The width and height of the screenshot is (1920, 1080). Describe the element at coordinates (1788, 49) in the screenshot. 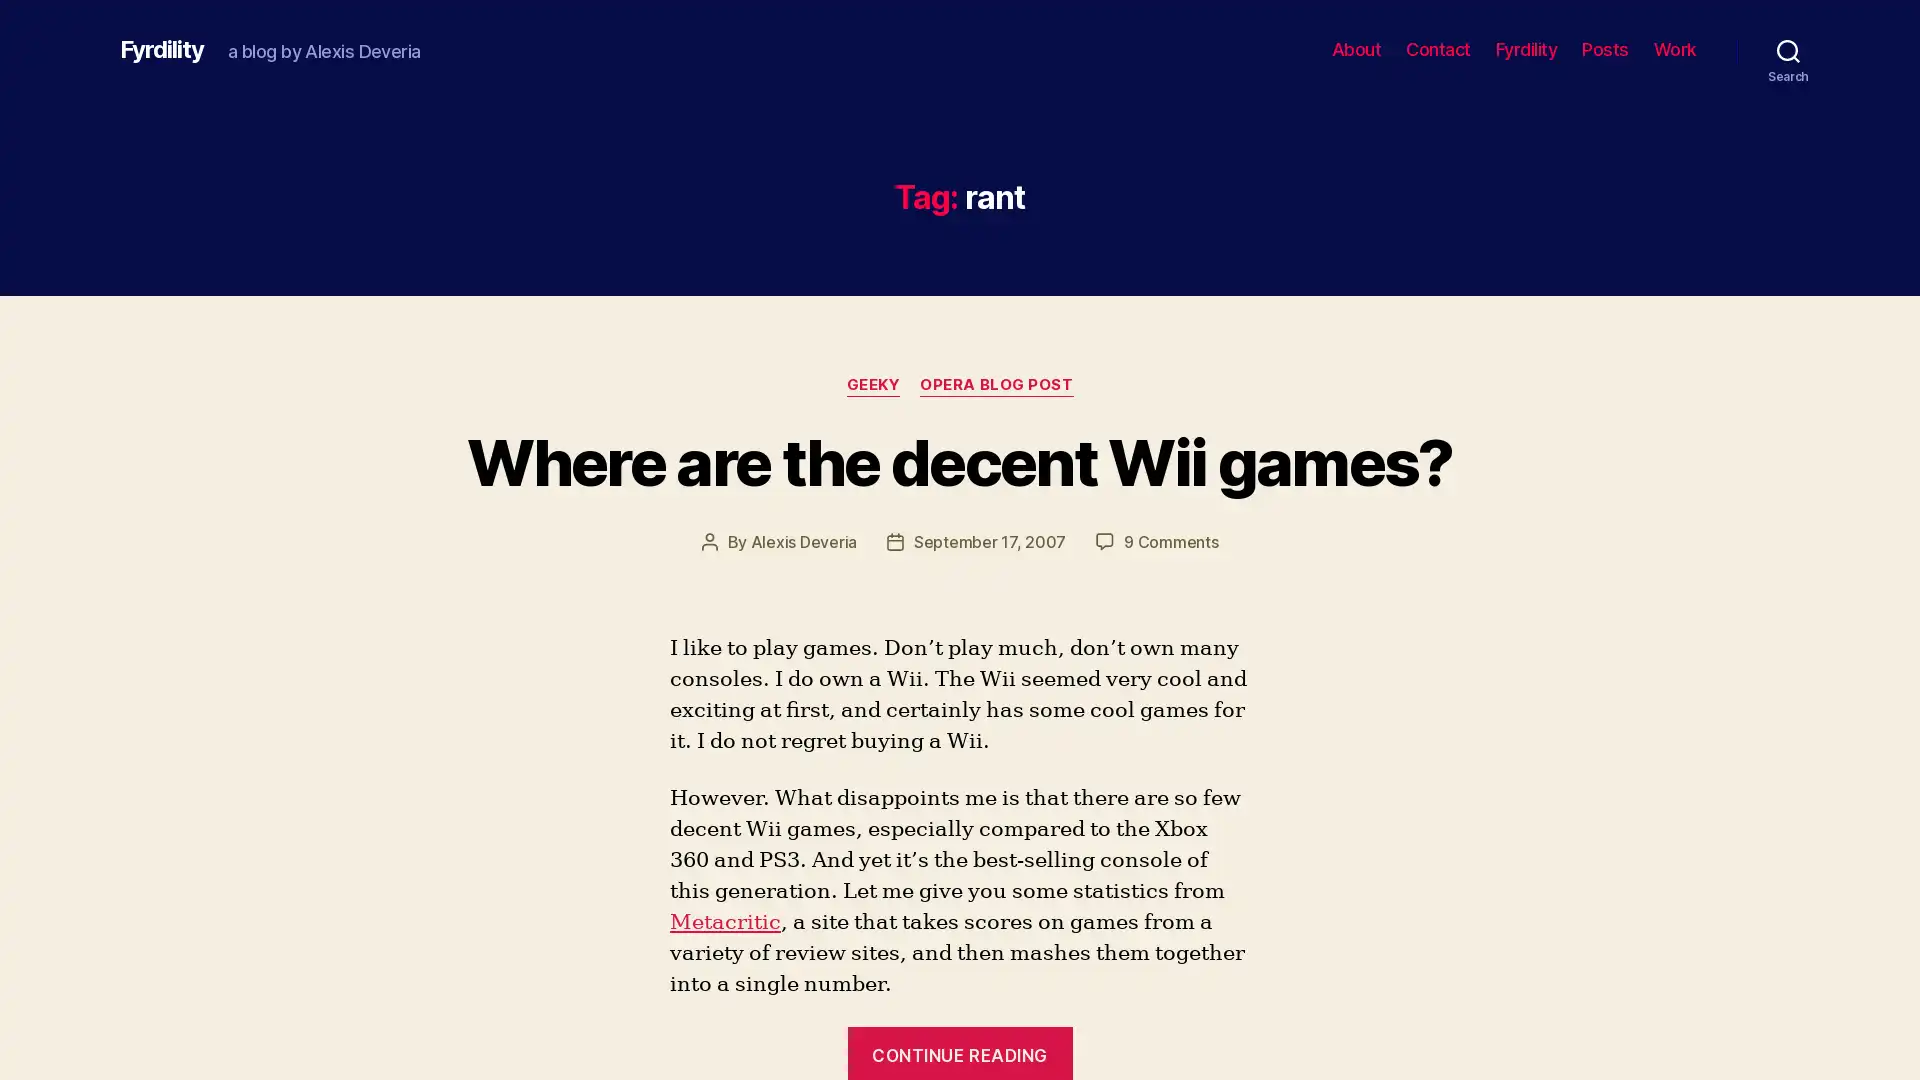

I see `Search` at that location.